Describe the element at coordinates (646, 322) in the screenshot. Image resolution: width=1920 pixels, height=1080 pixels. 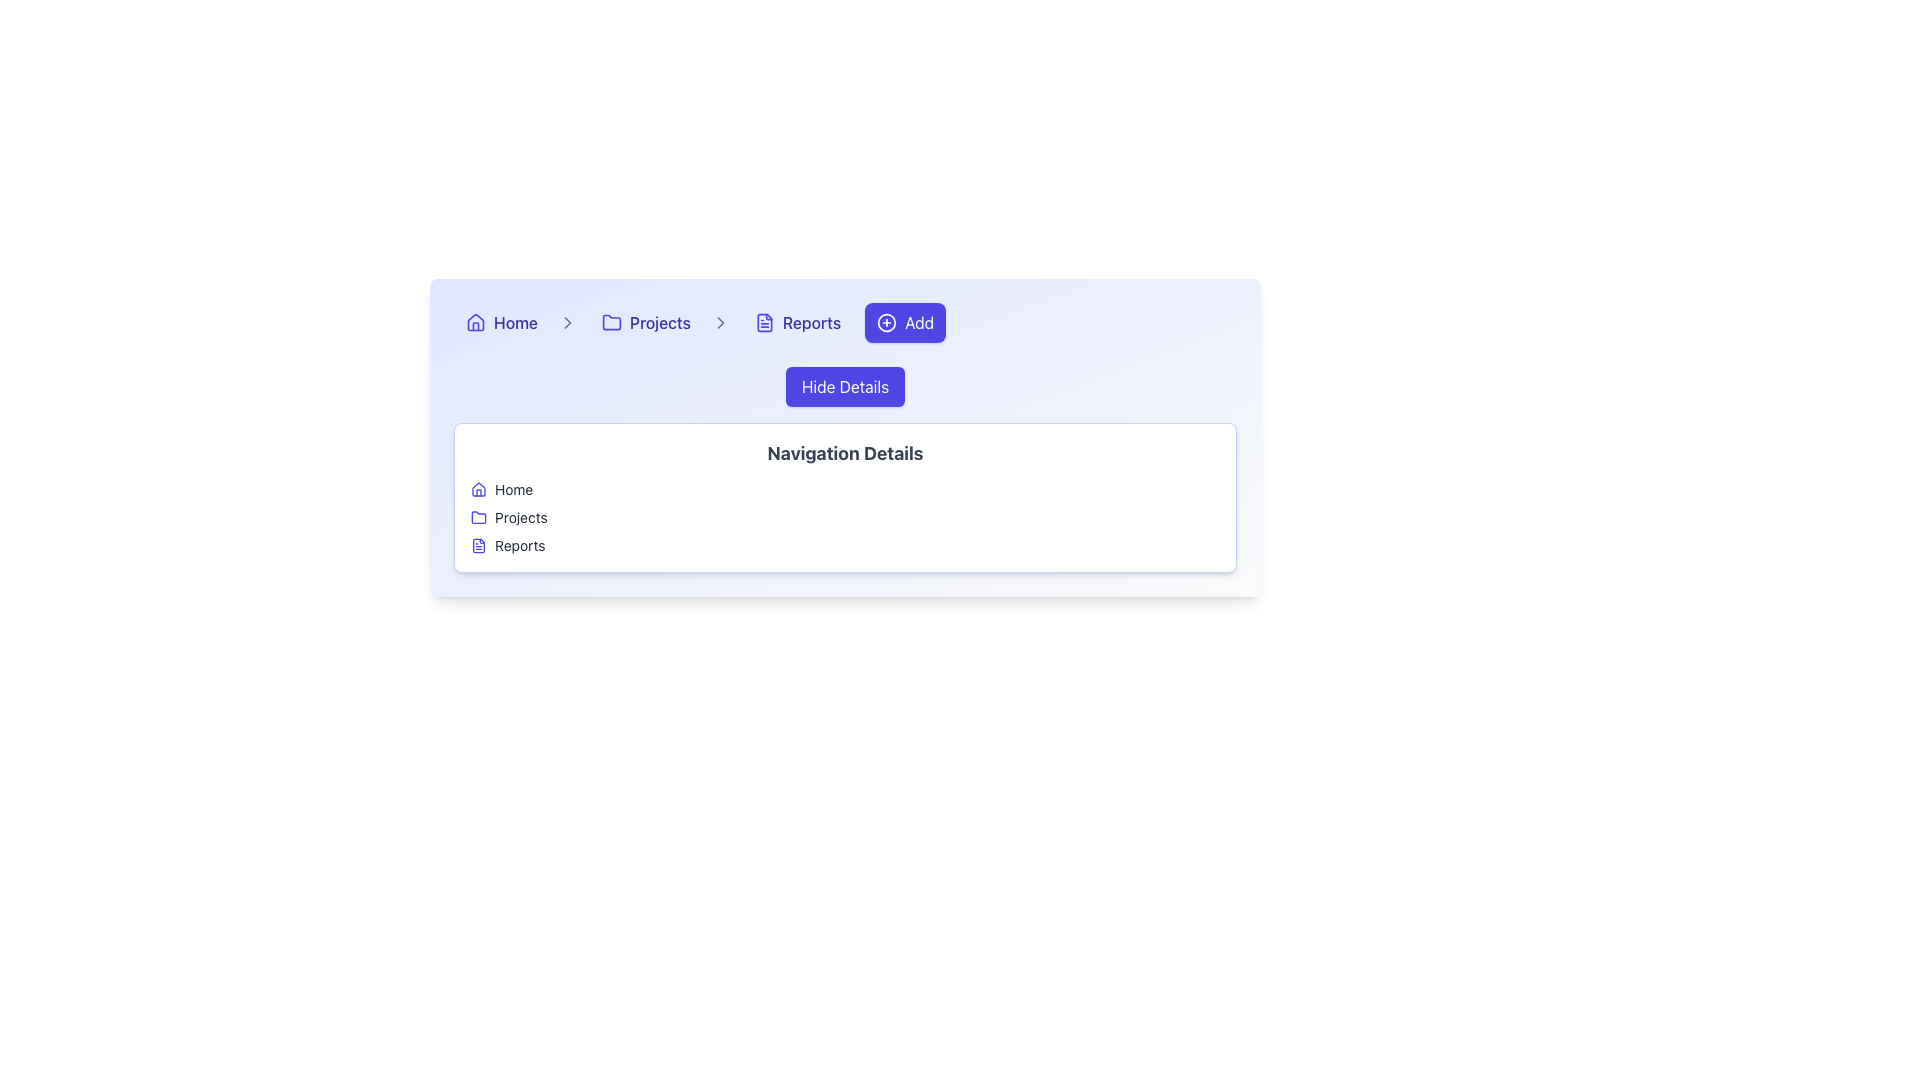
I see `the 'Projects' clickable text label with a folder icon in the breadcrumb navigation bar` at that location.